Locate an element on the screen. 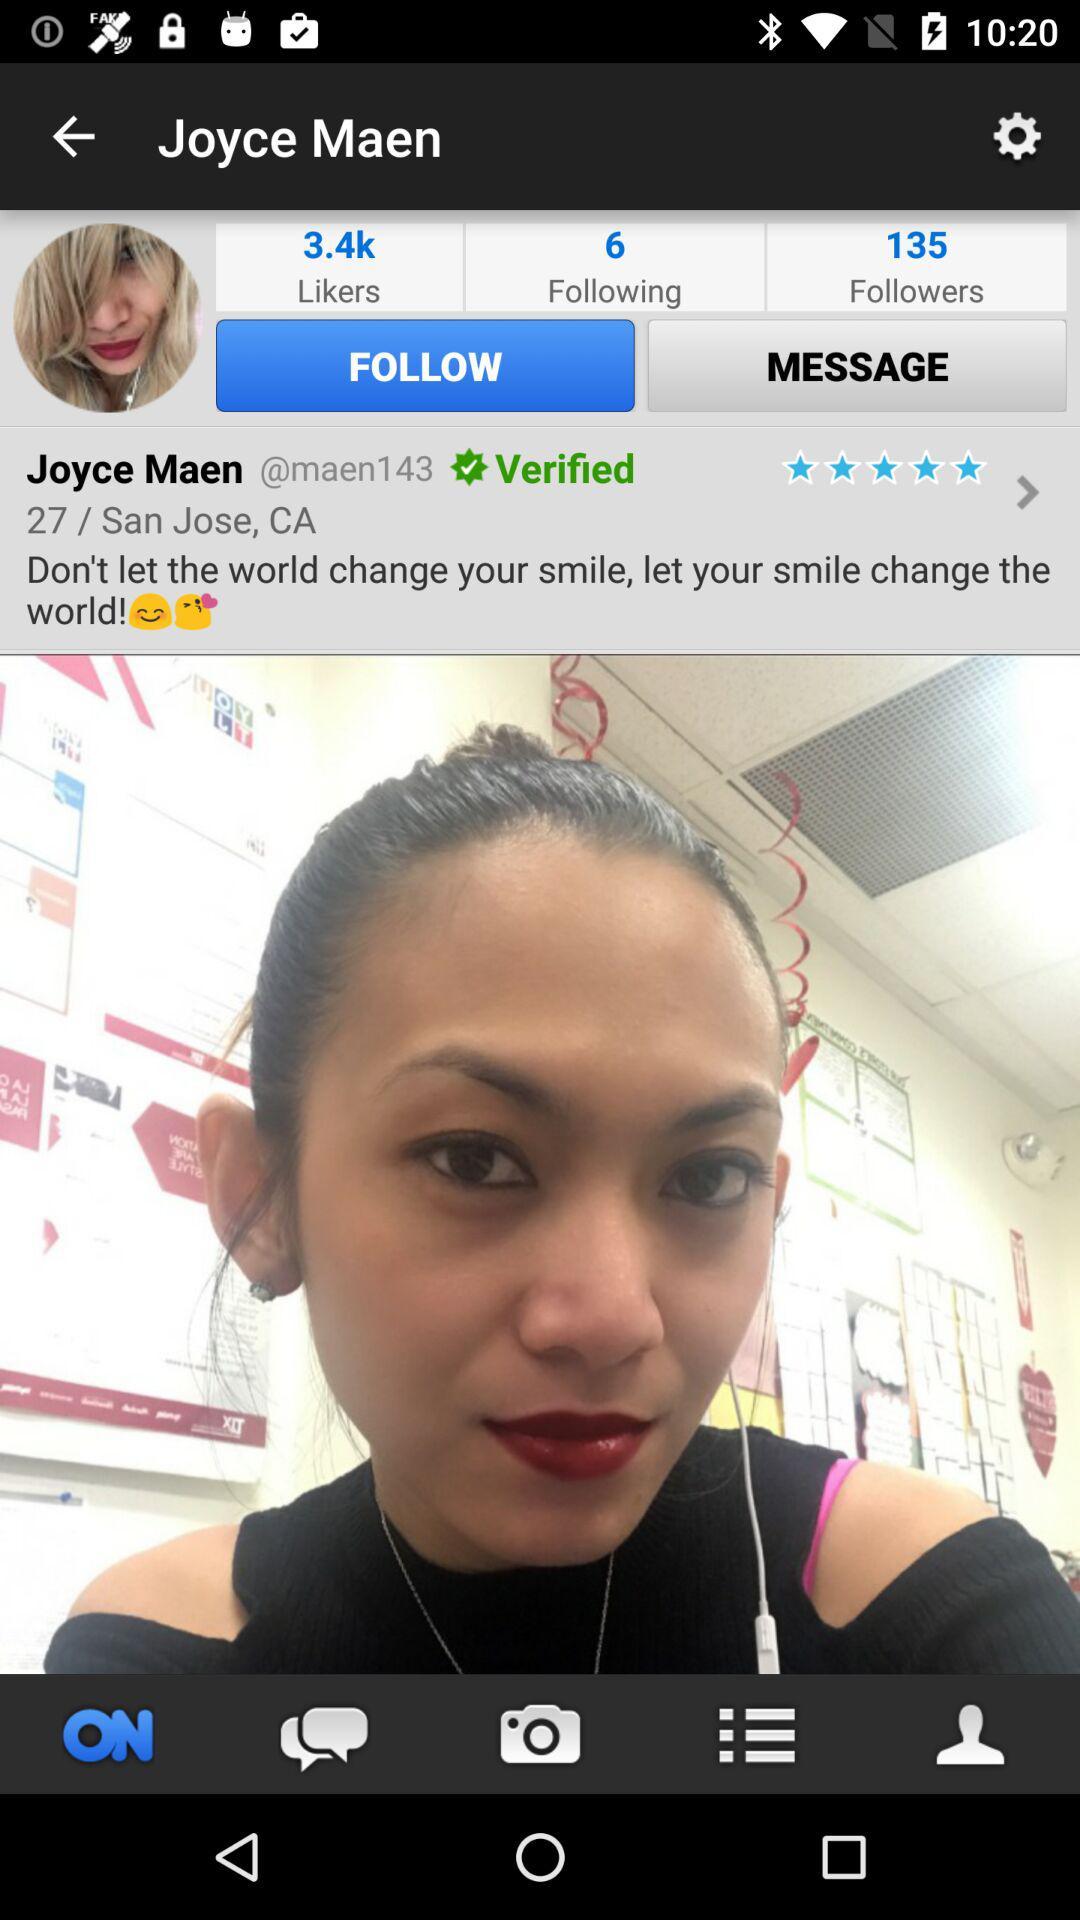  icon next to the joyce maen item is located at coordinates (72, 135).